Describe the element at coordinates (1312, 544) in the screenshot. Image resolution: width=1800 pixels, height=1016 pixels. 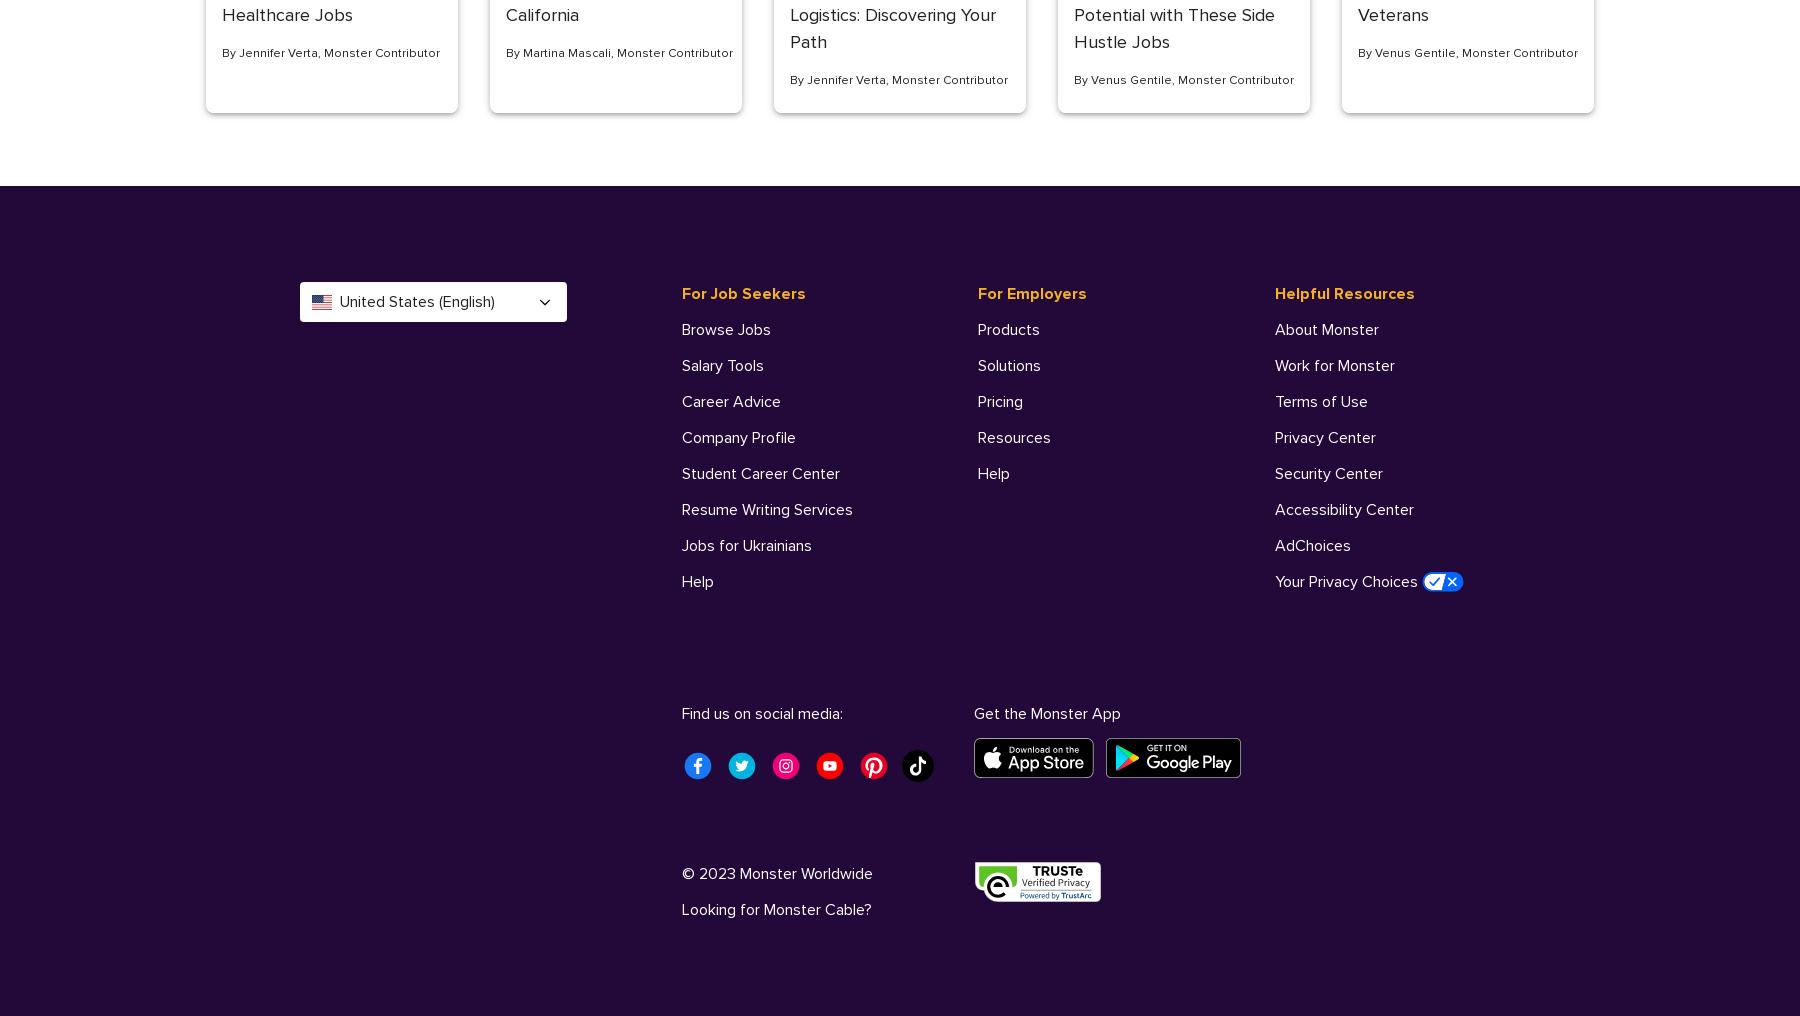
I see `'AdChoices'` at that location.